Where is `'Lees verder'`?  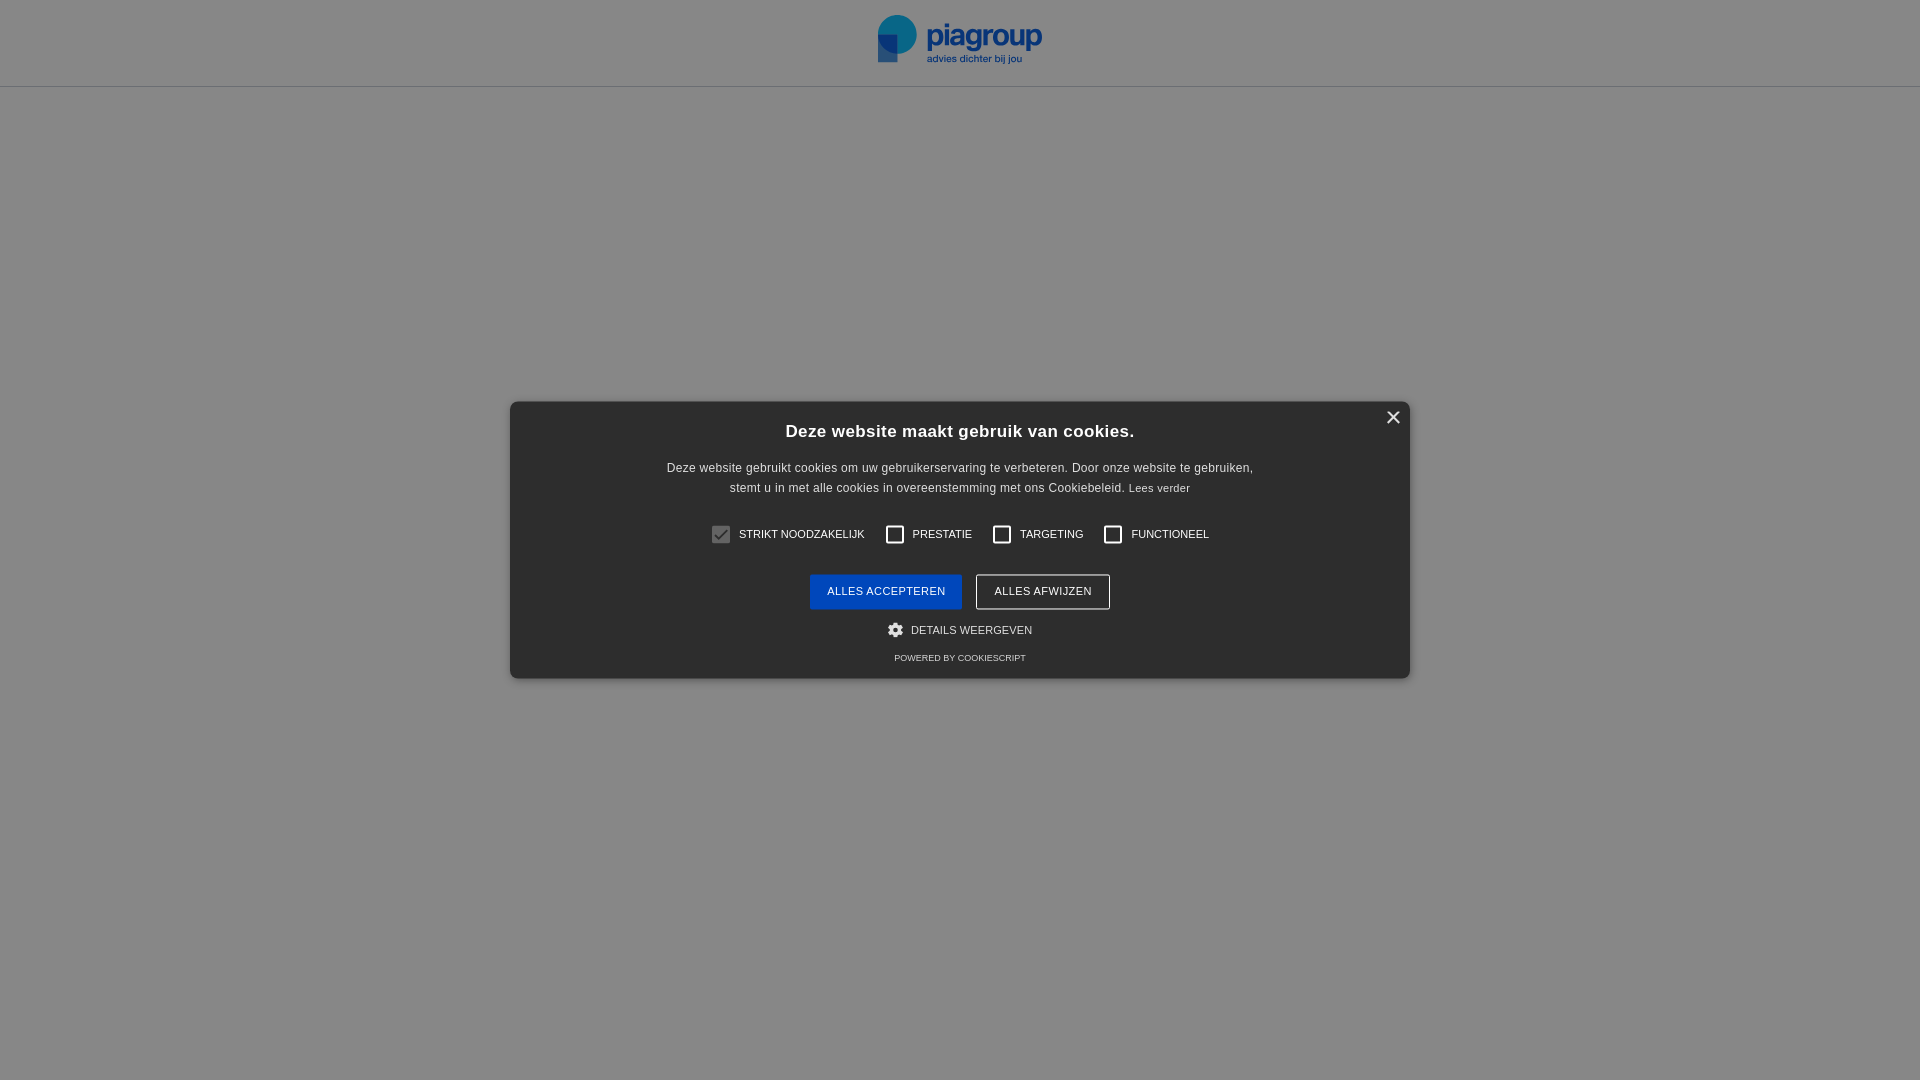
'Lees verder' is located at coordinates (1128, 489).